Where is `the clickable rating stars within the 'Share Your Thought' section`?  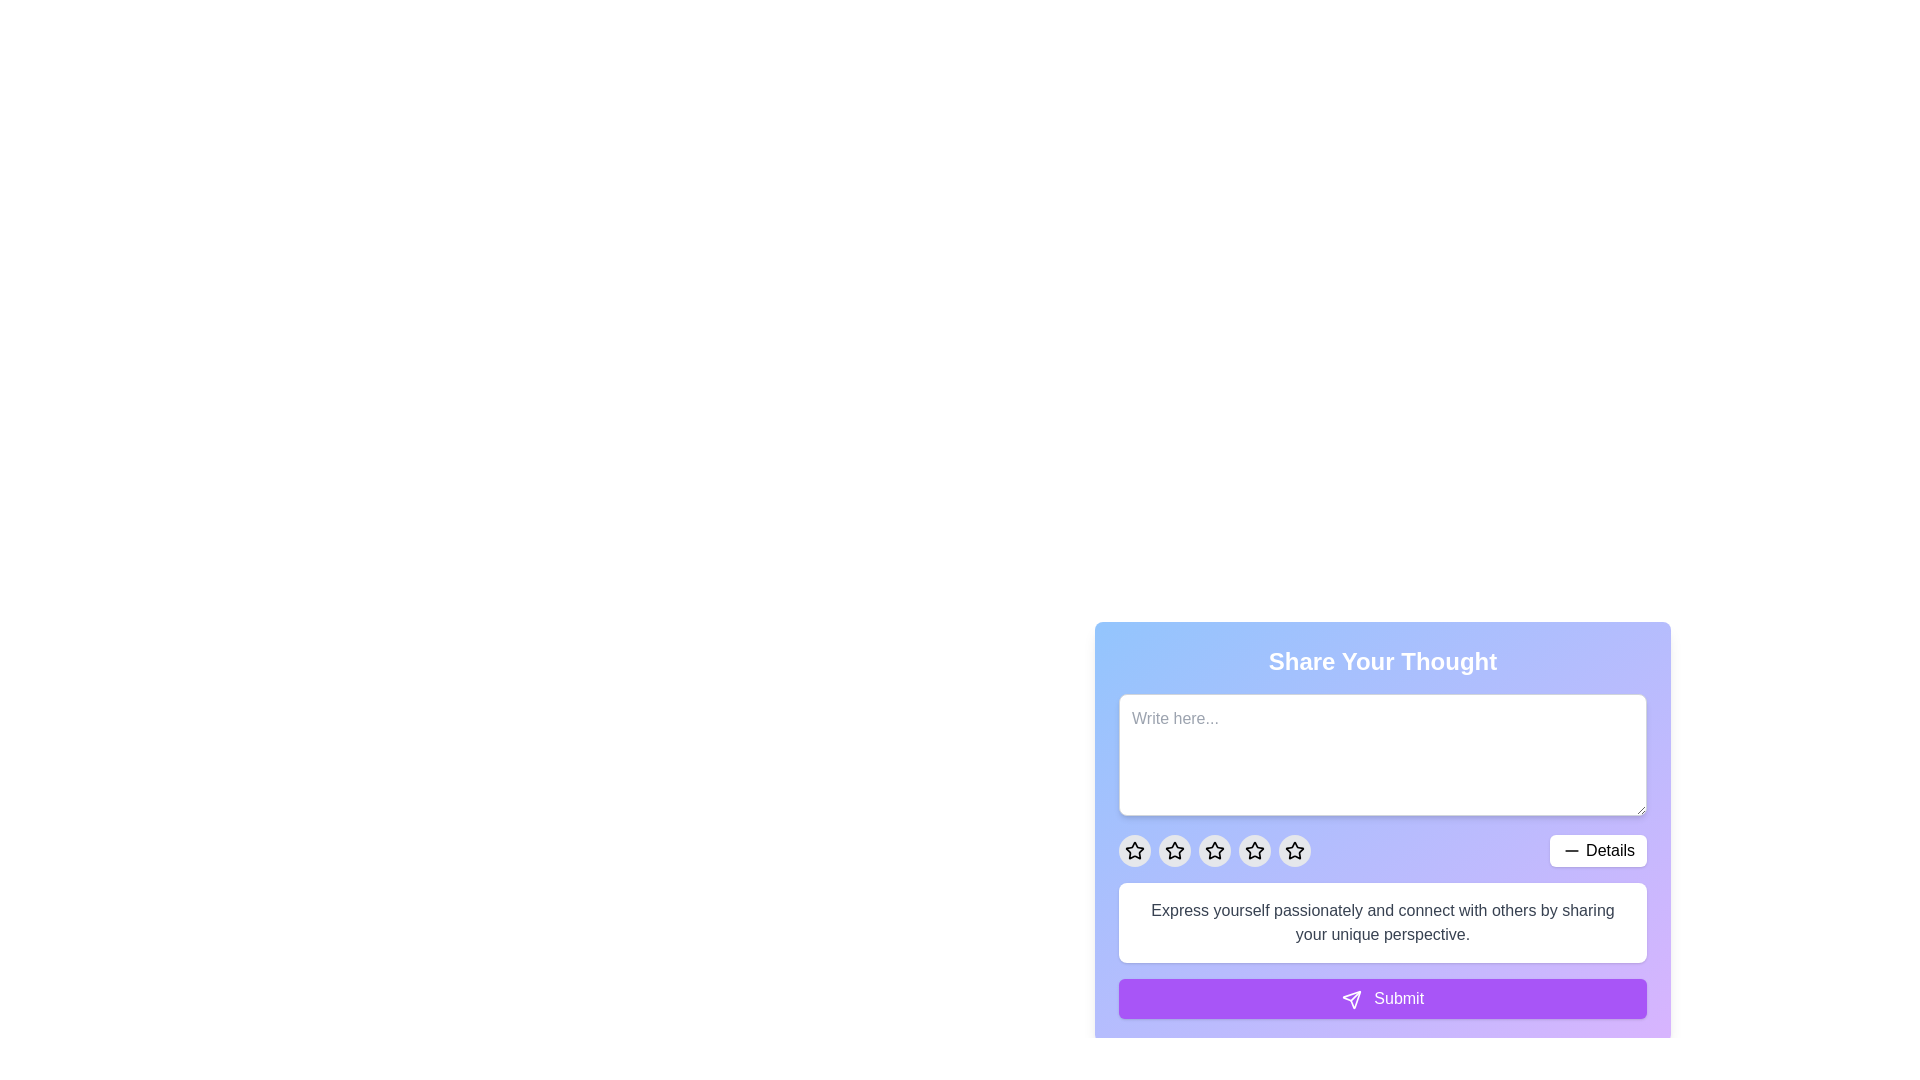
the clickable rating stars within the 'Share Your Thought' section is located at coordinates (1381, 851).